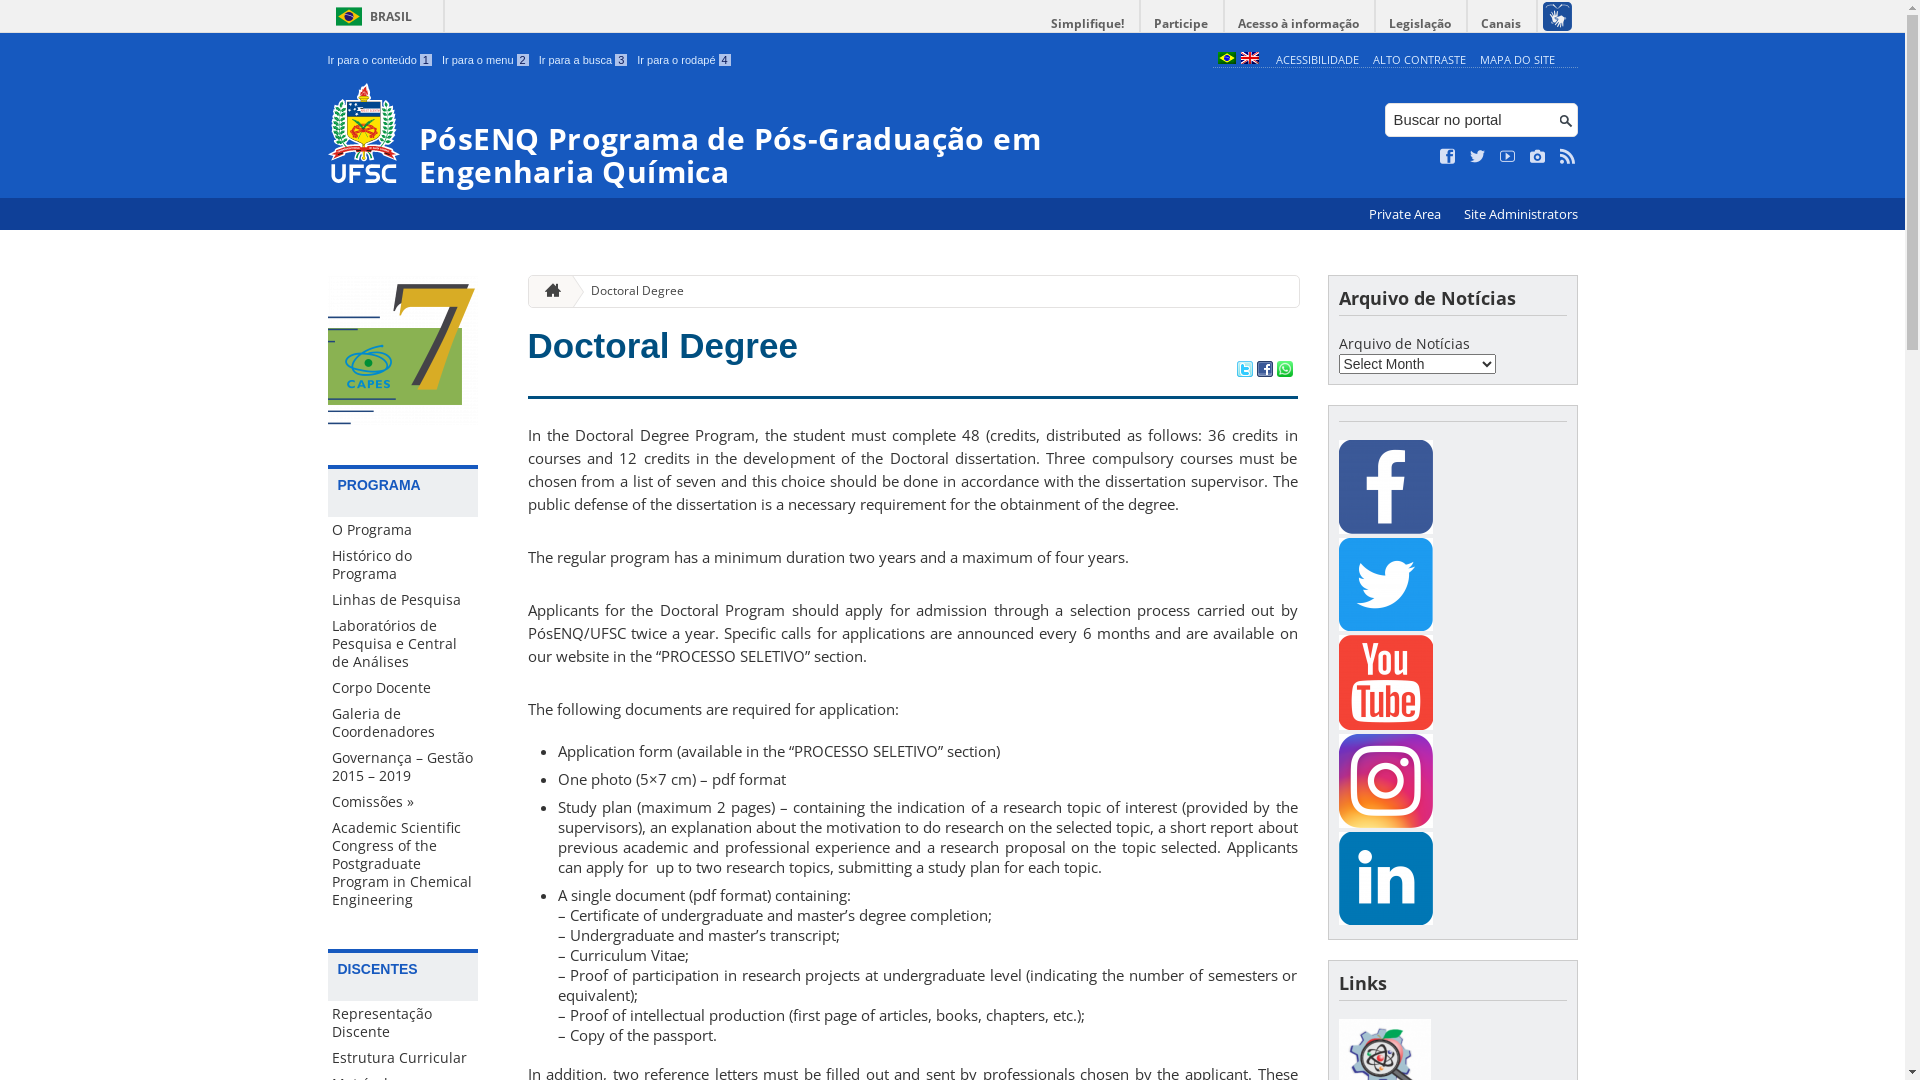 The image size is (1920, 1080). Describe the element at coordinates (1418, 58) in the screenshot. I see `'ALTO CONTRASTE'` at that location.